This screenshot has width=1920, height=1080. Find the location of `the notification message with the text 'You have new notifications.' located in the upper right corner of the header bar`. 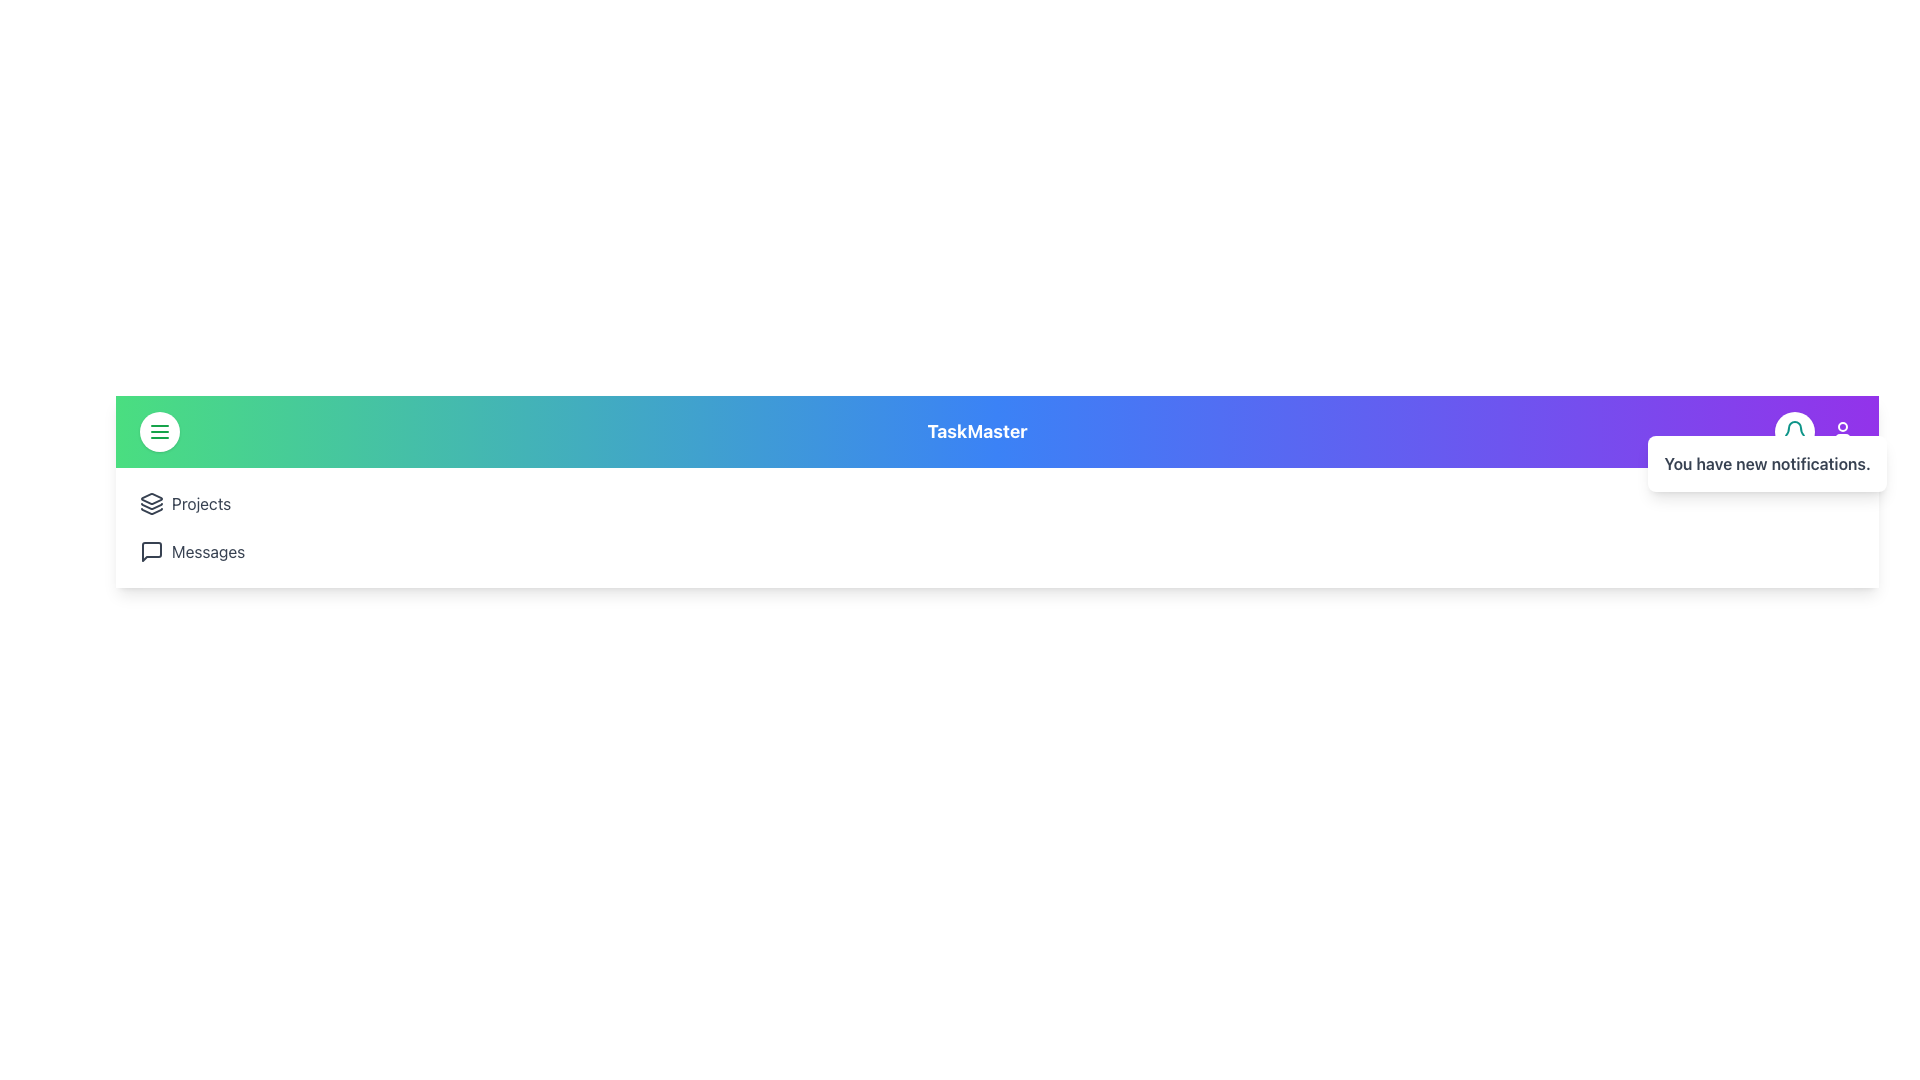

the notification message with the text 'You have new notifications.' located in the upper right corner of the header bar is located at coordinates (1767, 463).